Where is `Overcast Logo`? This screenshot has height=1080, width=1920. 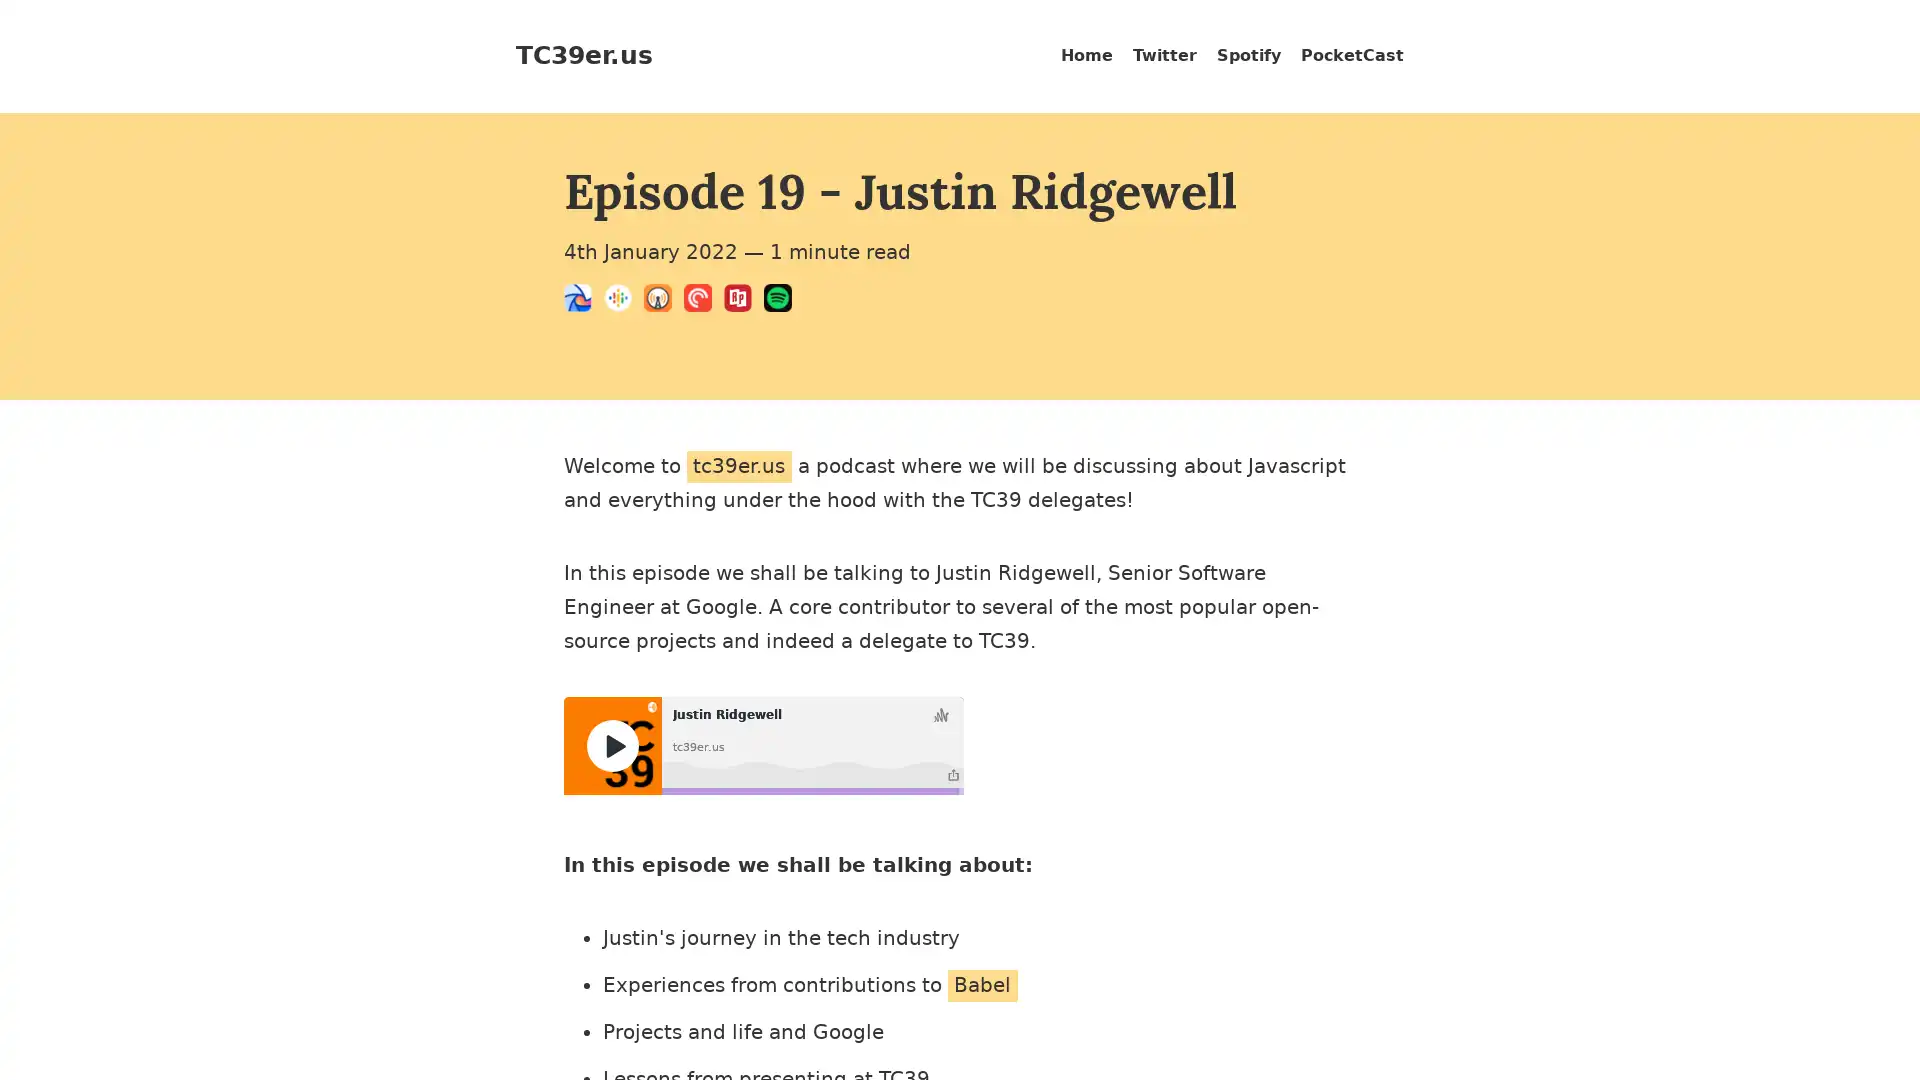 Overcast Logo is located at coordinates (663, 301).